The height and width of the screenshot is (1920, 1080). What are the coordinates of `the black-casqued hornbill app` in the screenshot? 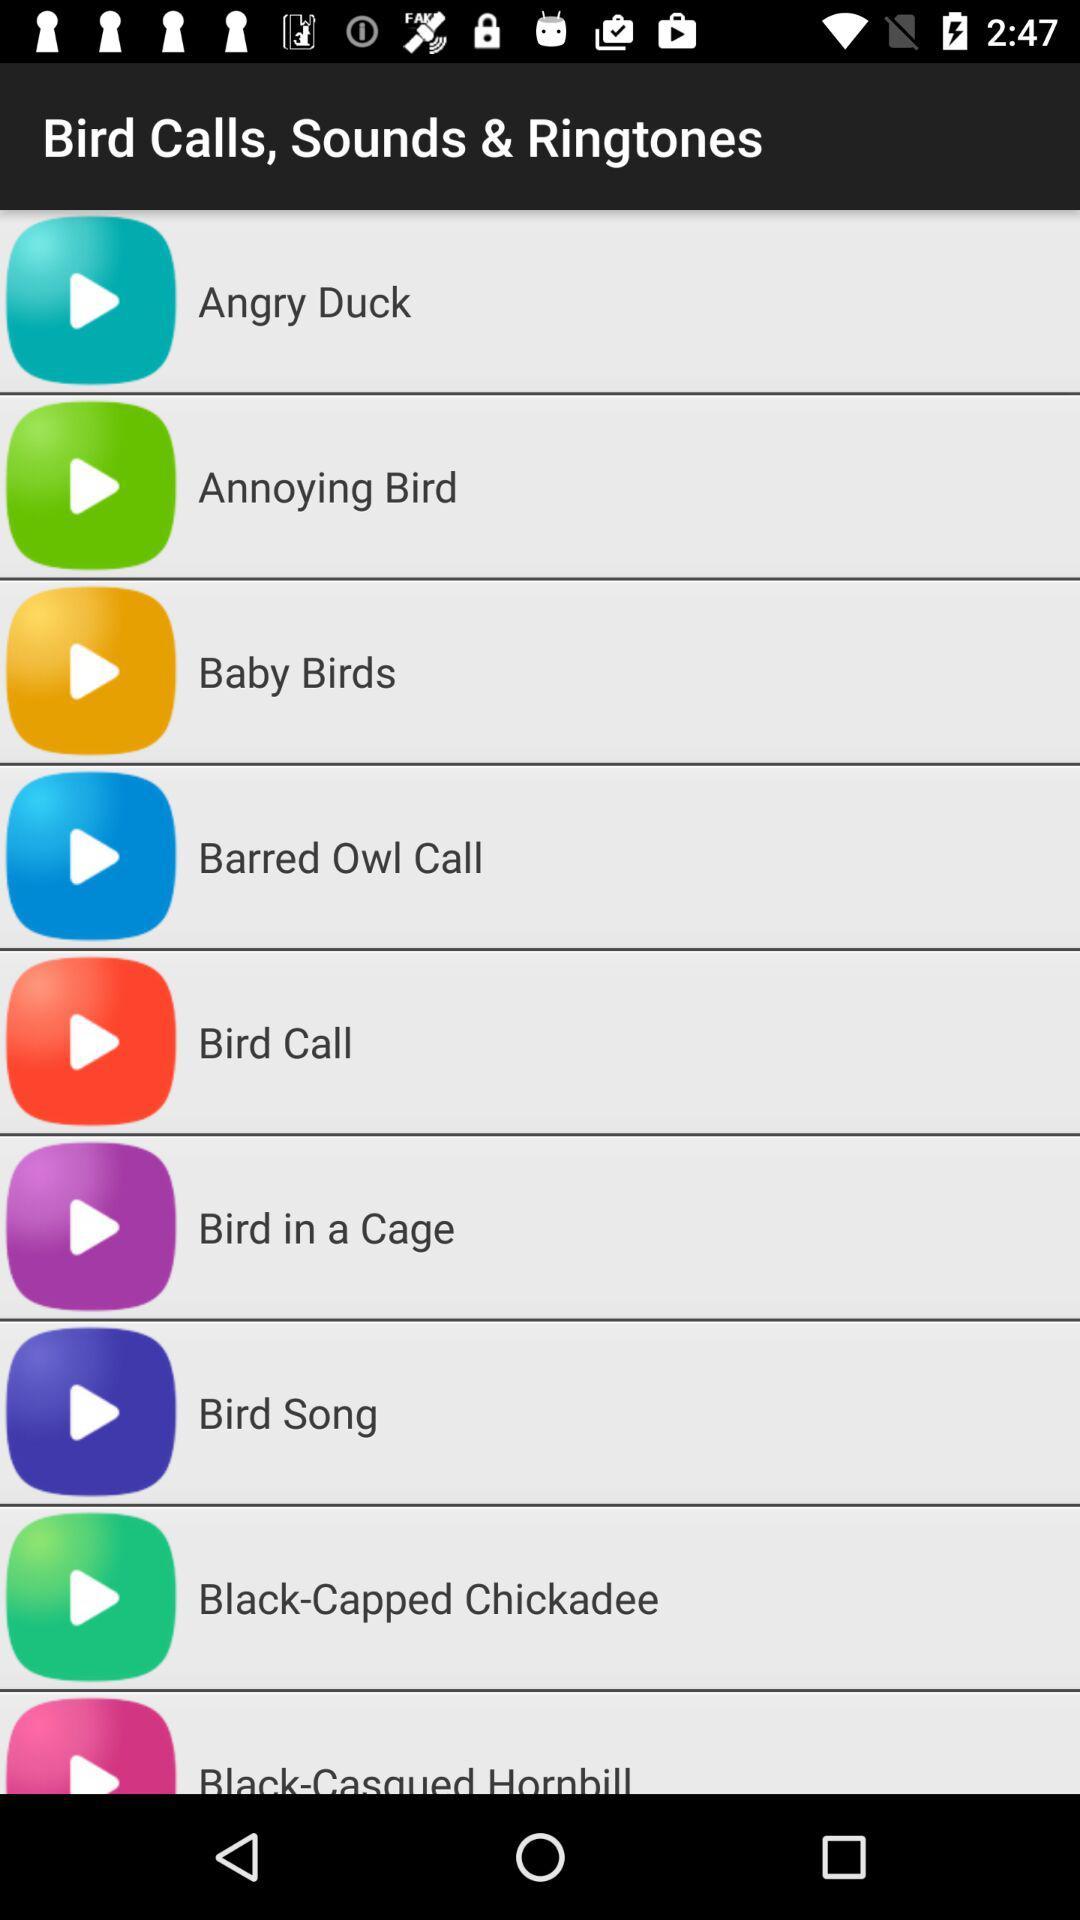 It's located at (631, 1741).